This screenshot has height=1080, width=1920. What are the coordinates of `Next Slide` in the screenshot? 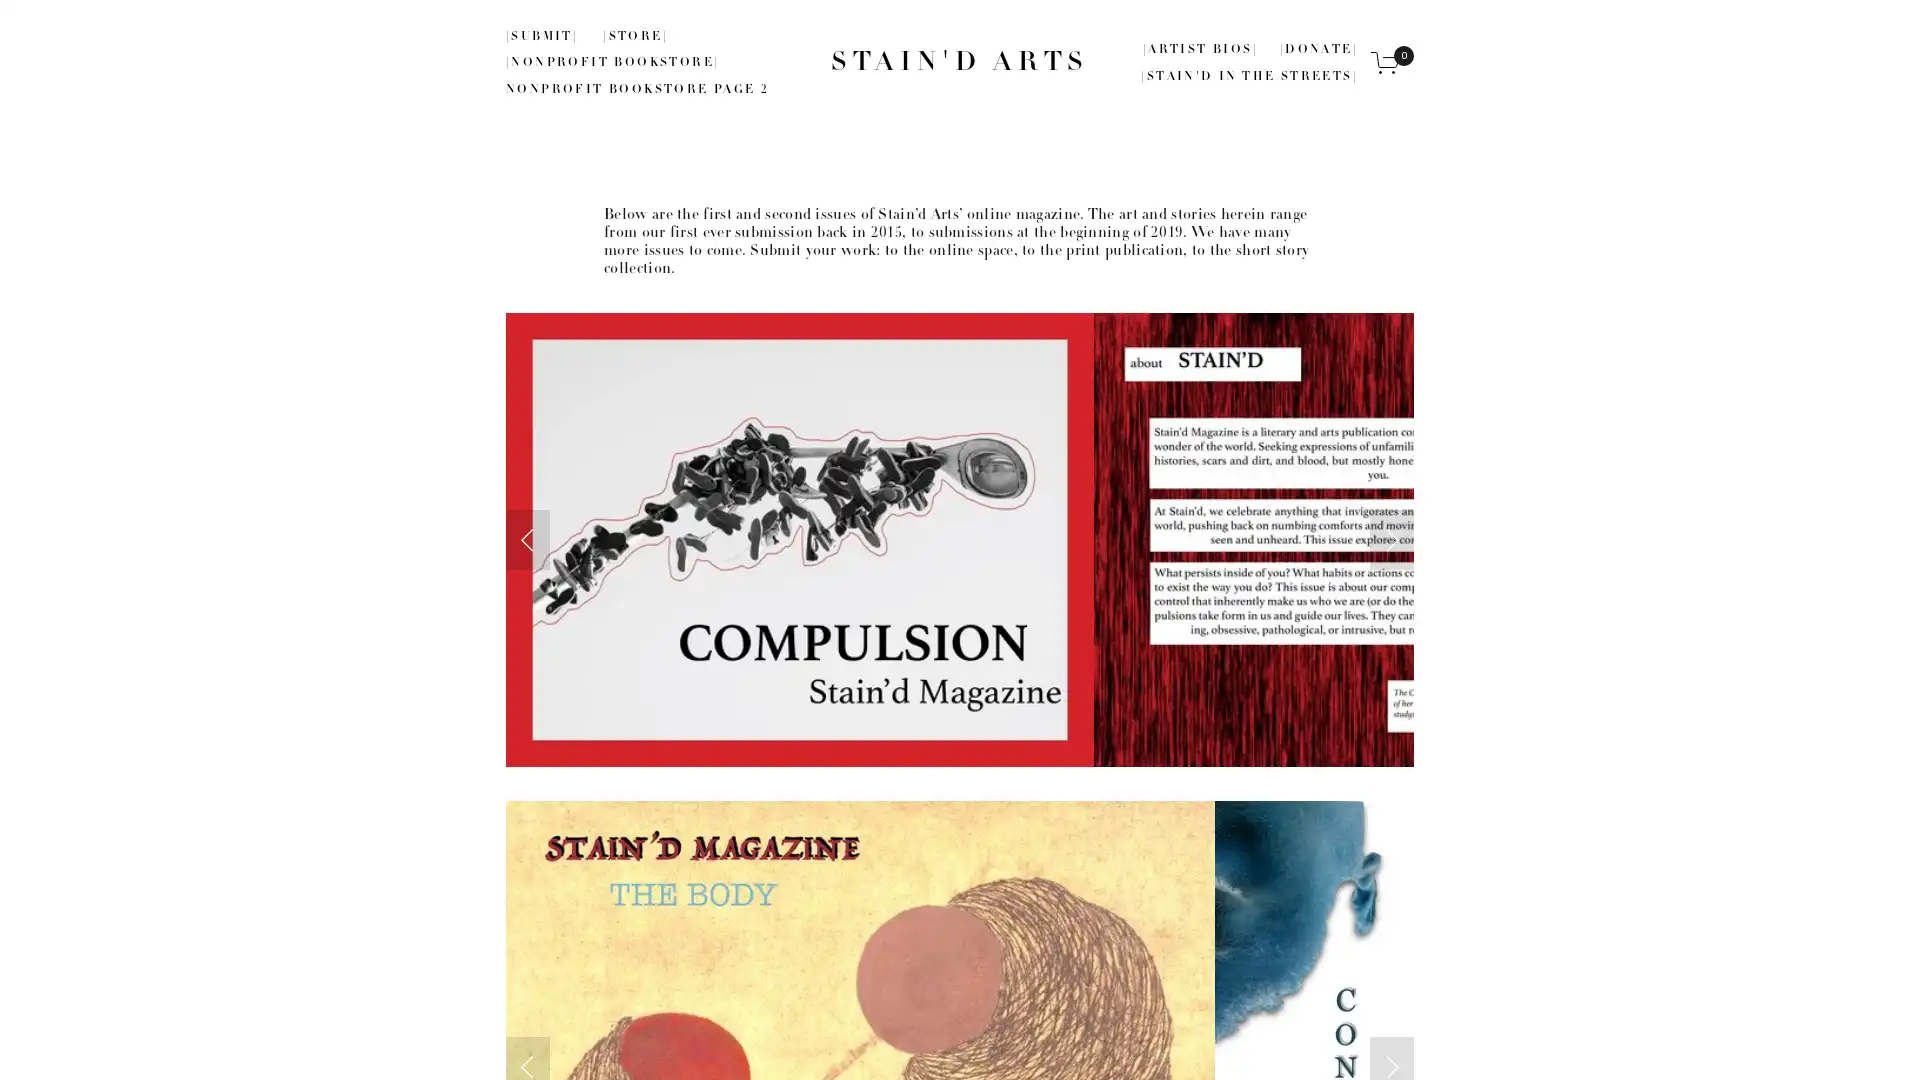 It's located at (1391, 538).